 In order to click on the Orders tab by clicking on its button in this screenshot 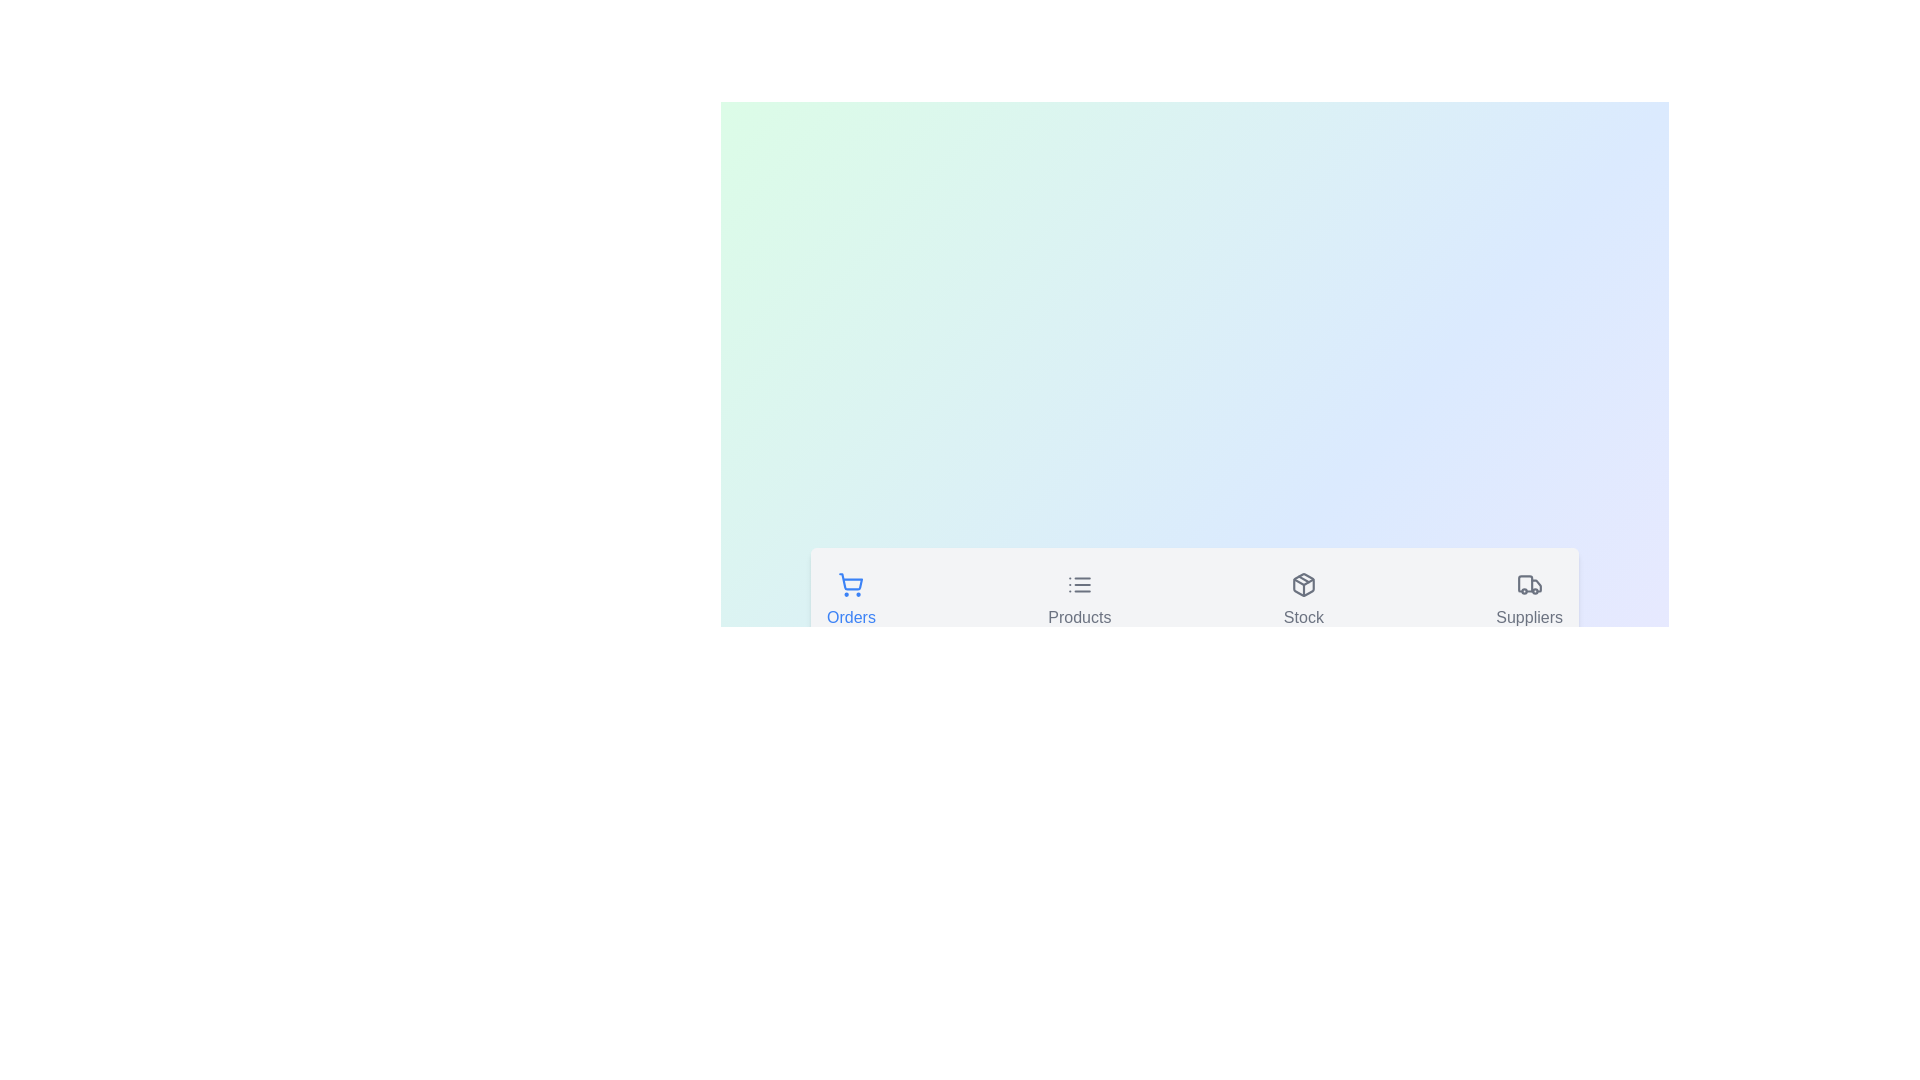, I will do `click(850, 601)`.